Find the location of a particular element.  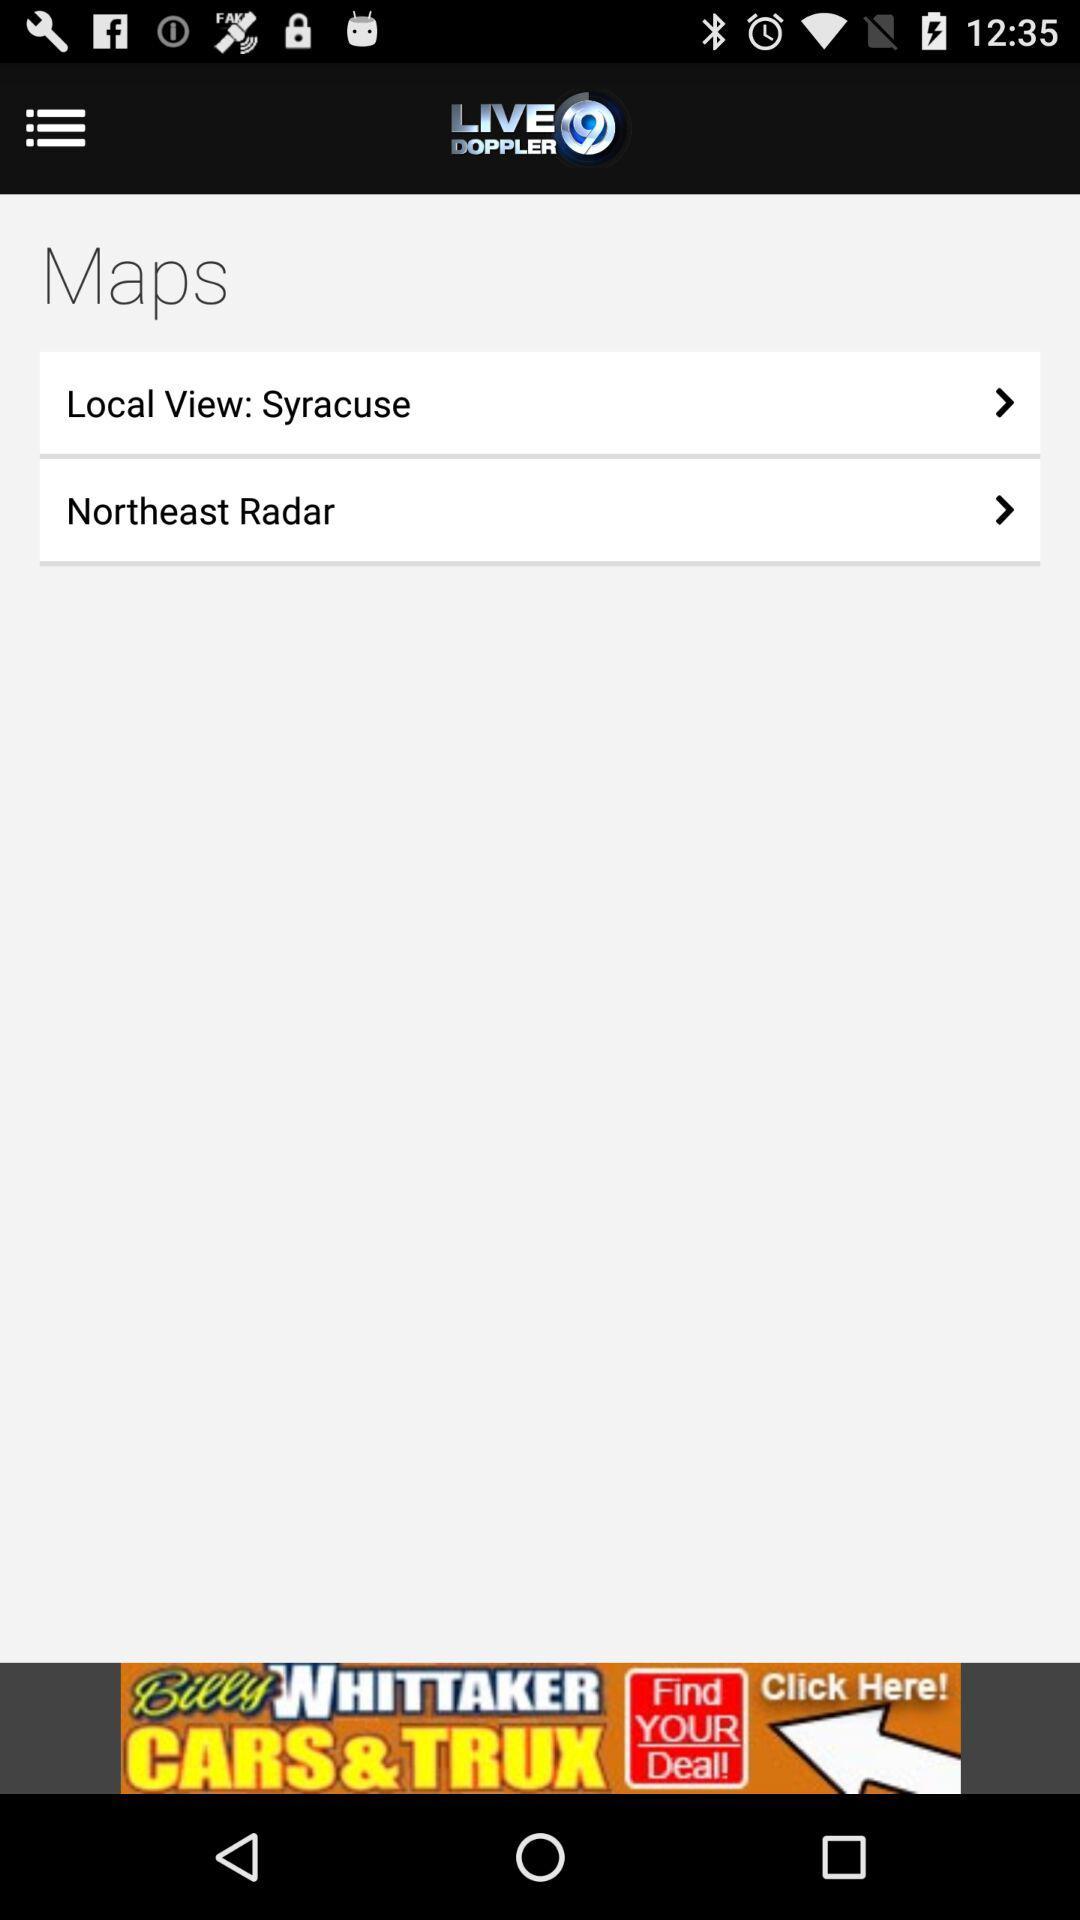

menu bar is located at coordinates (540, 127).